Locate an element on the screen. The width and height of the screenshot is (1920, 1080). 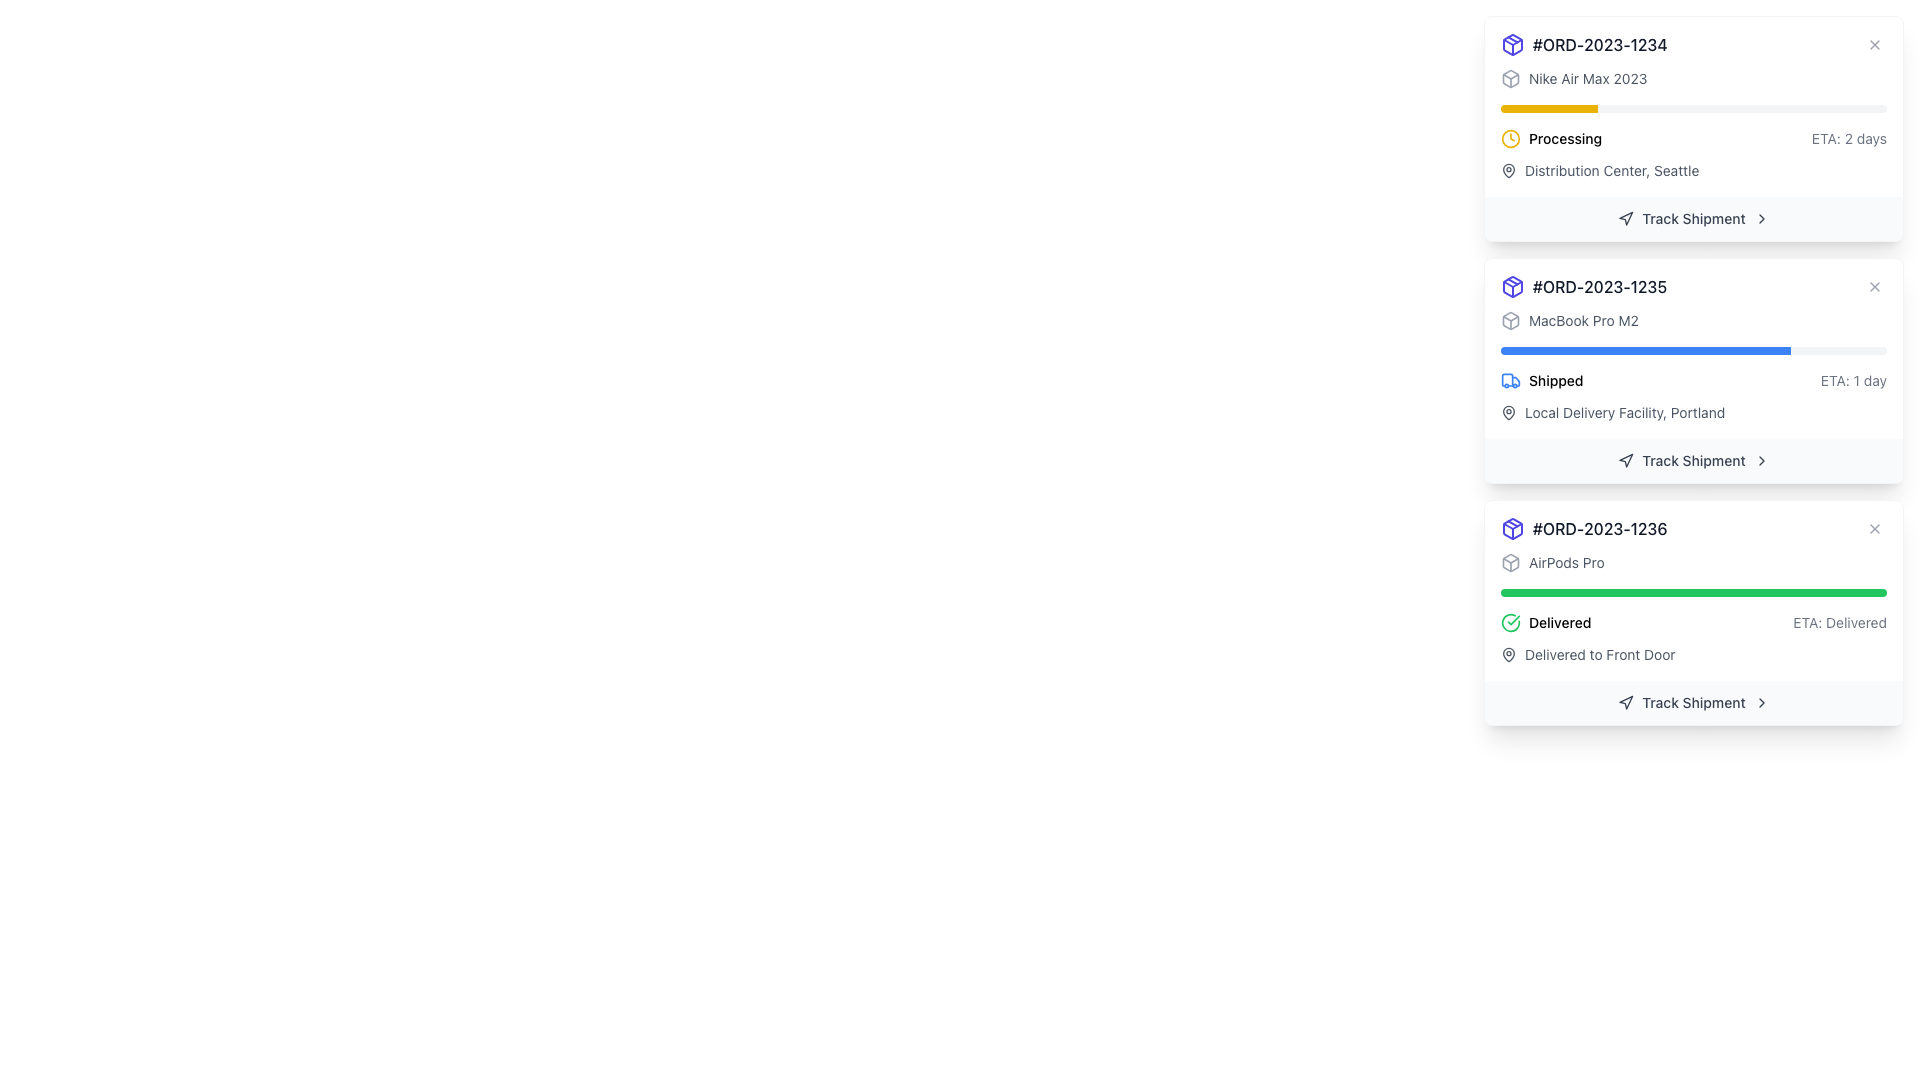
informational text that indicates the delivery location of the shipment, which is located in the bottommost card beneath the 'Delivered' status and aligned to the left of the 'Track Shipment' button is located at coordinates (1600, 655).